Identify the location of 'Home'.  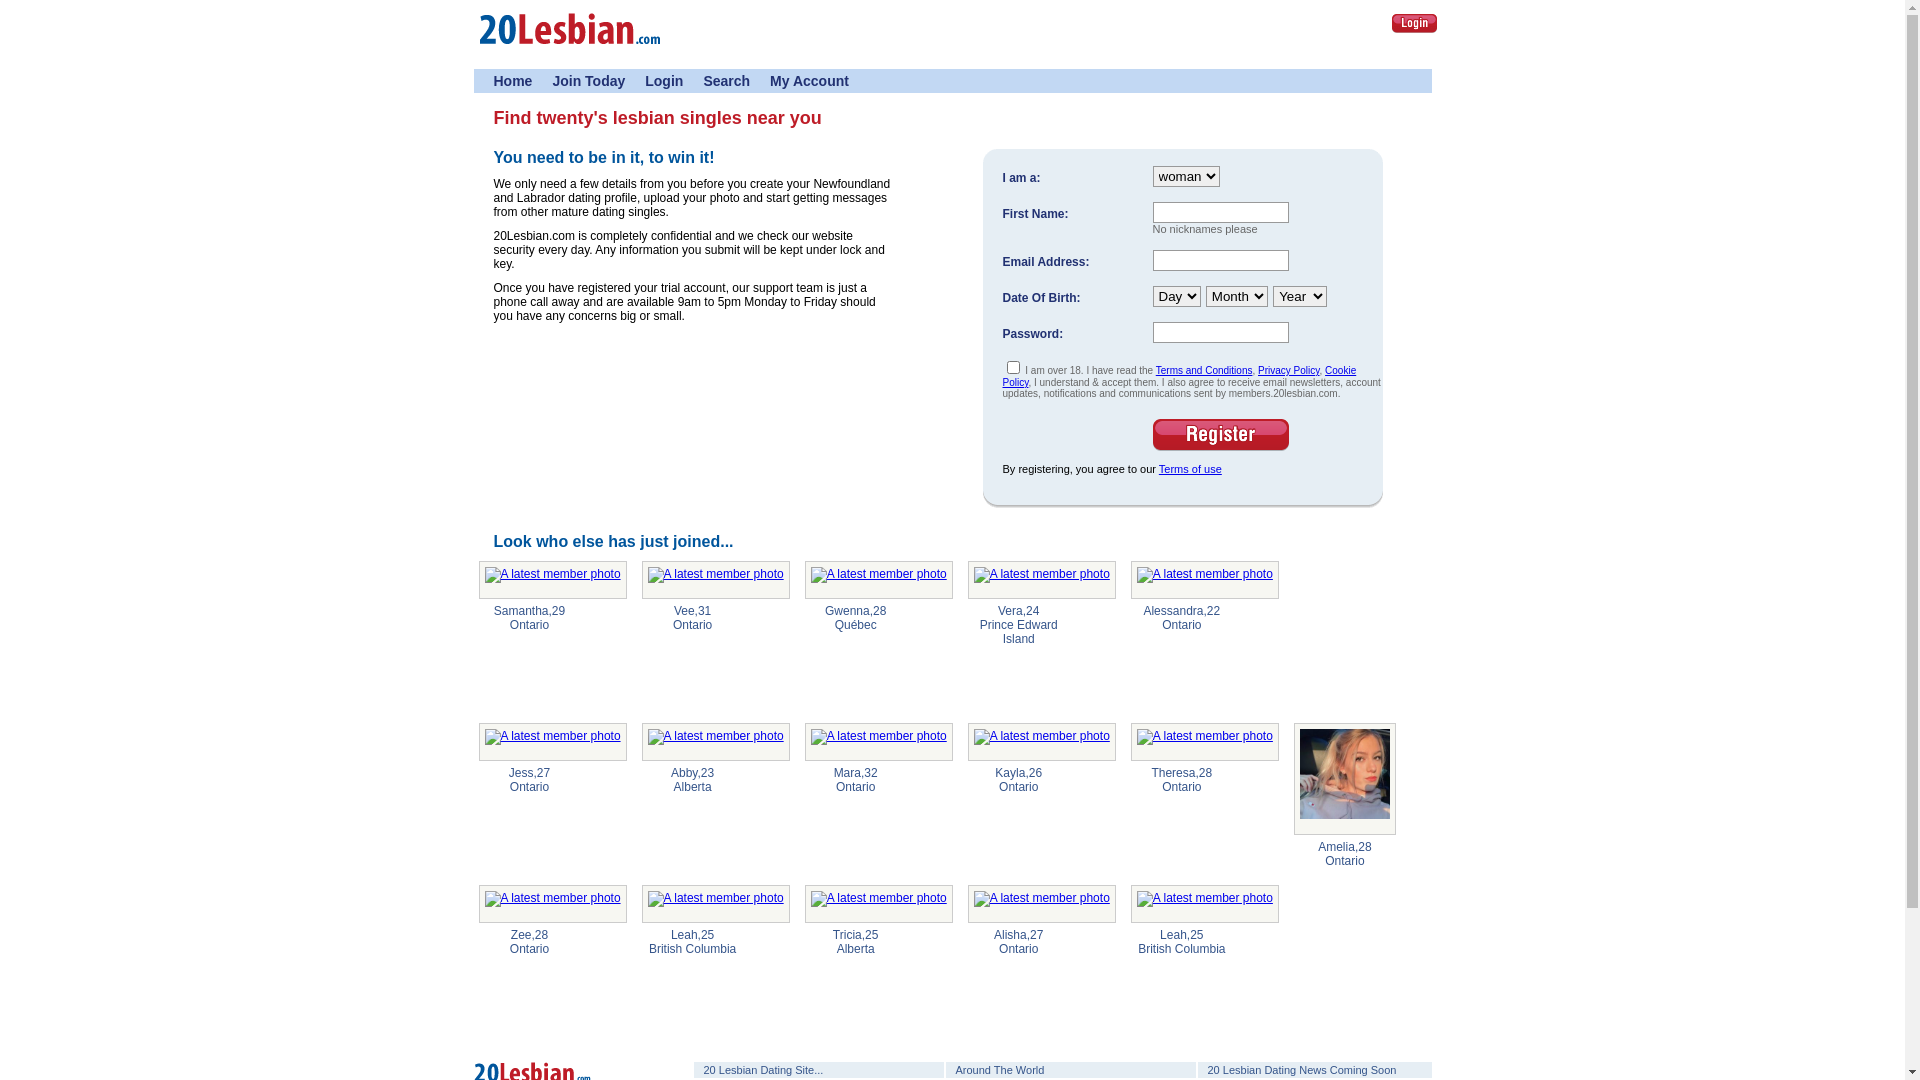
(494, 80).